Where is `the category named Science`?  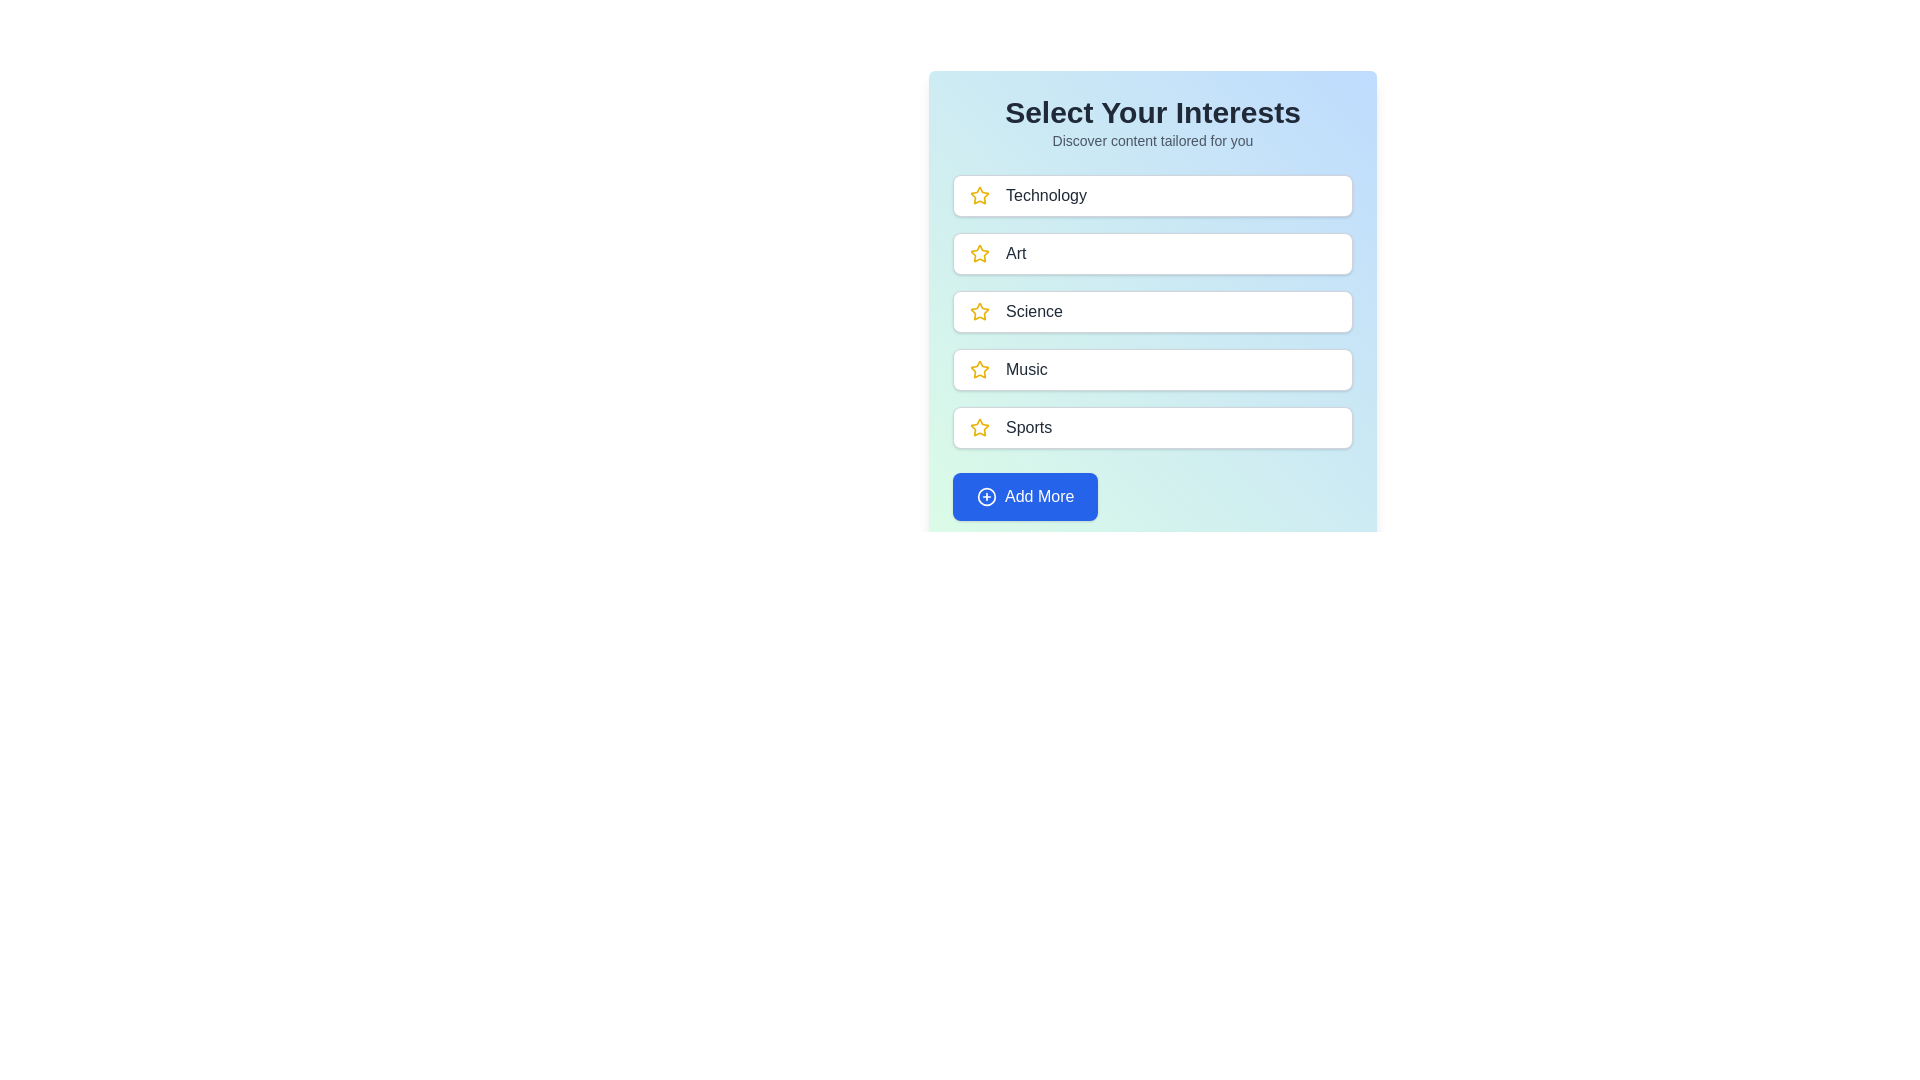 the category named Science is located at coordinates (1152, 312).